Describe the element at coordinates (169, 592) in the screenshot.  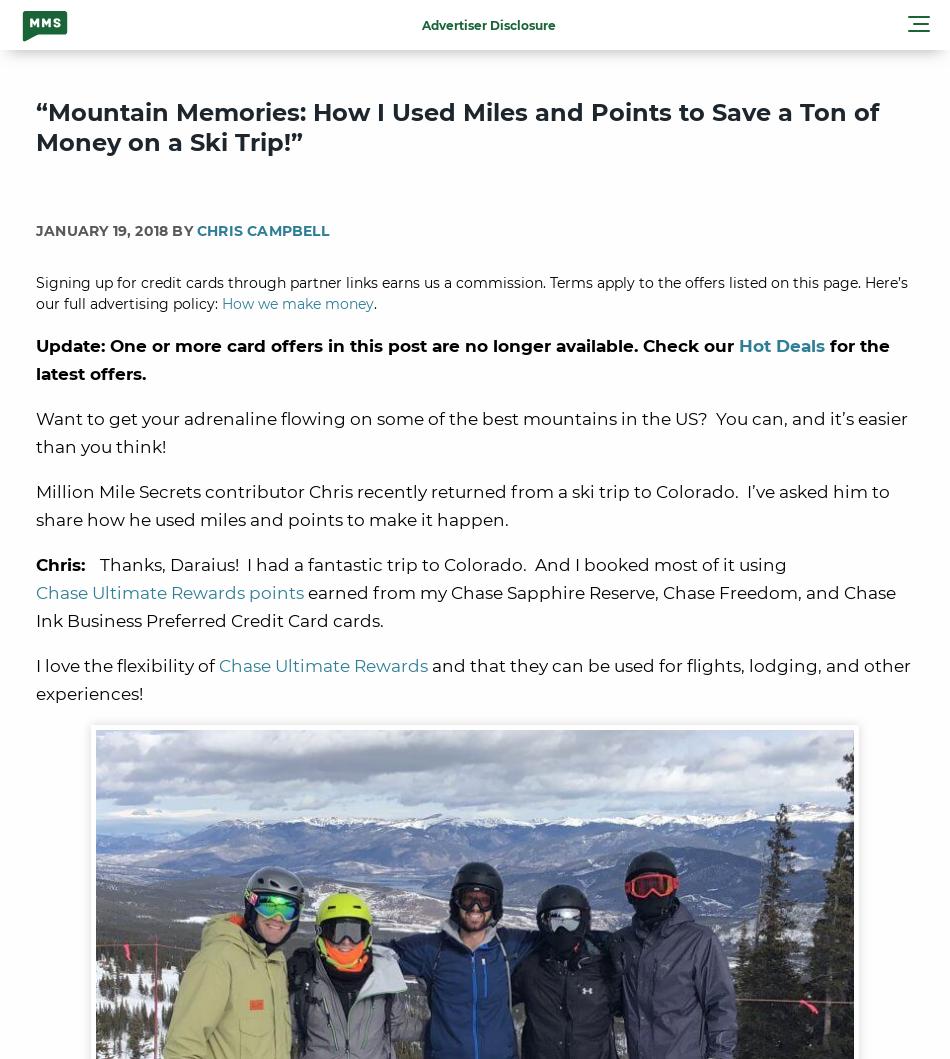
I see `'Chase Ultimate Rewards points'` at that location.